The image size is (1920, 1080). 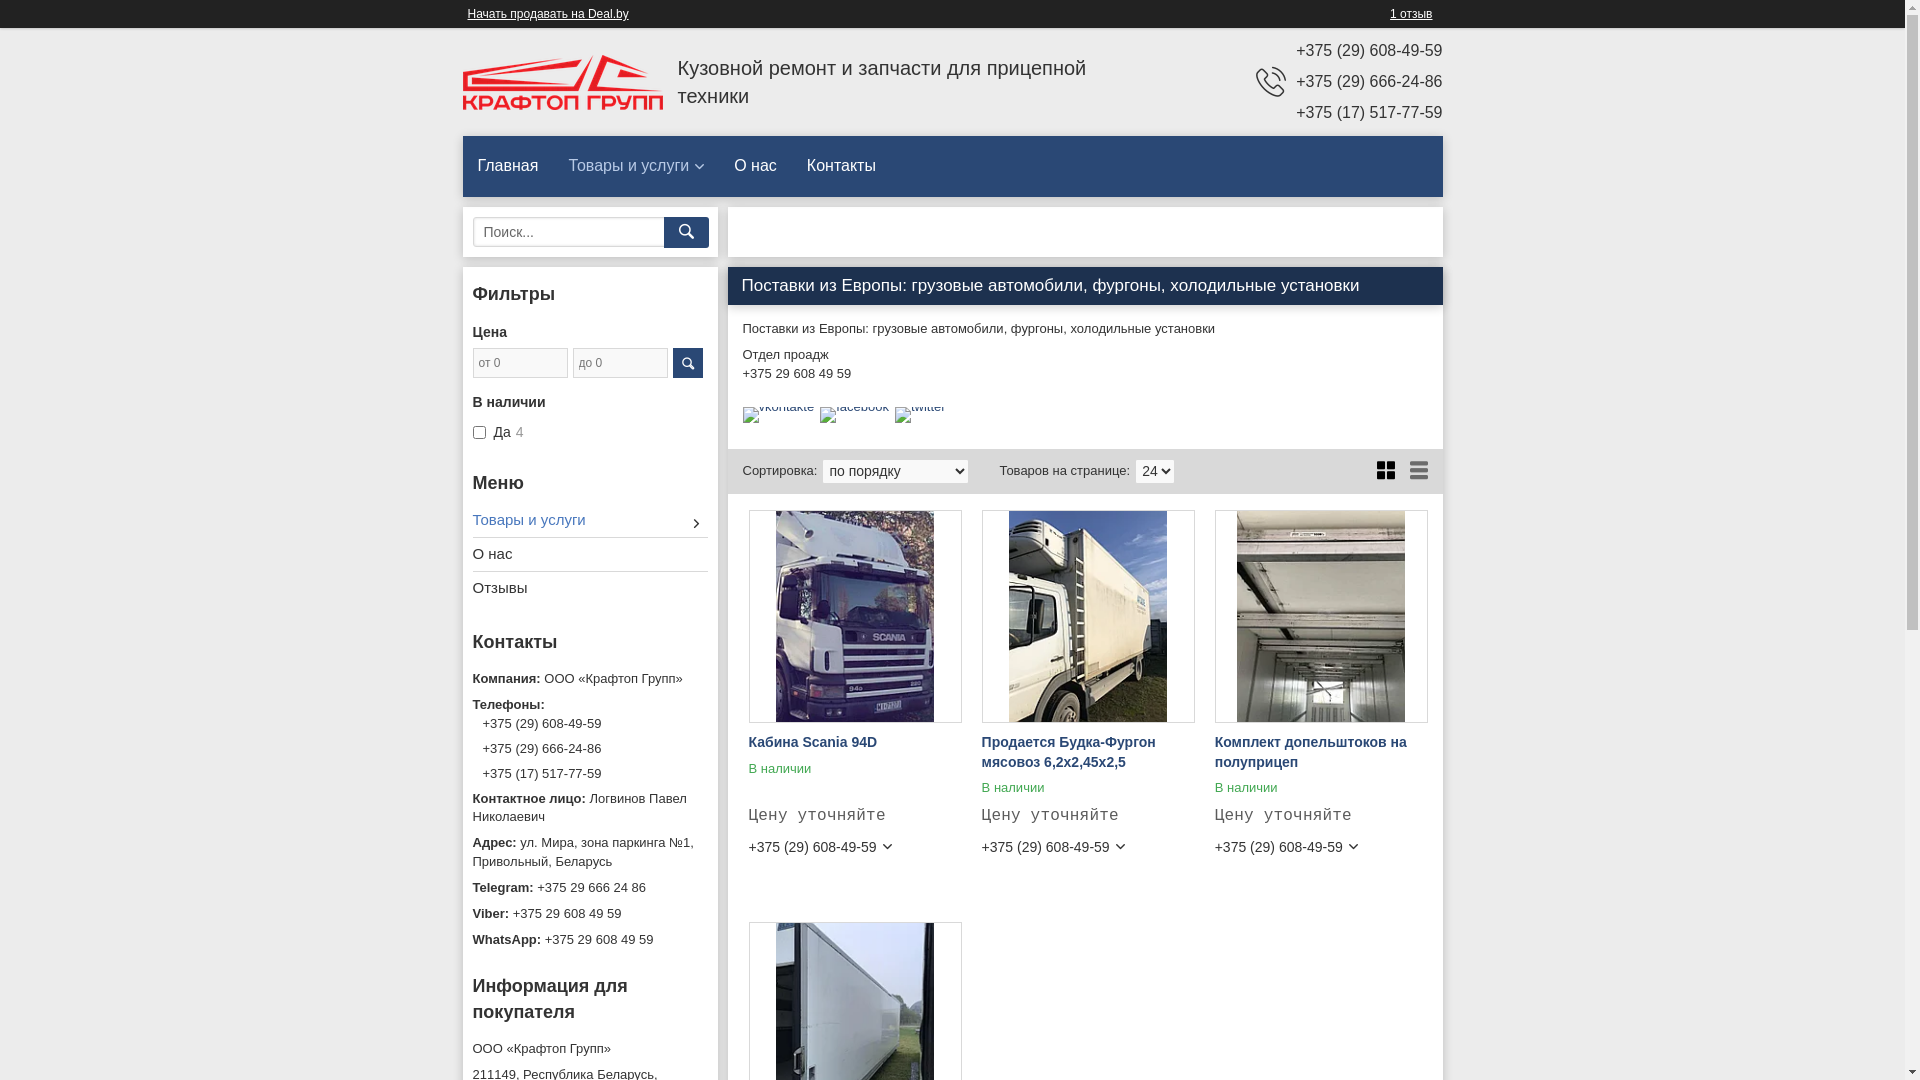 What do you see at coordinates (919, 405) in the screenshot?
I see `'twitter'` at bounding box center [919, 405].